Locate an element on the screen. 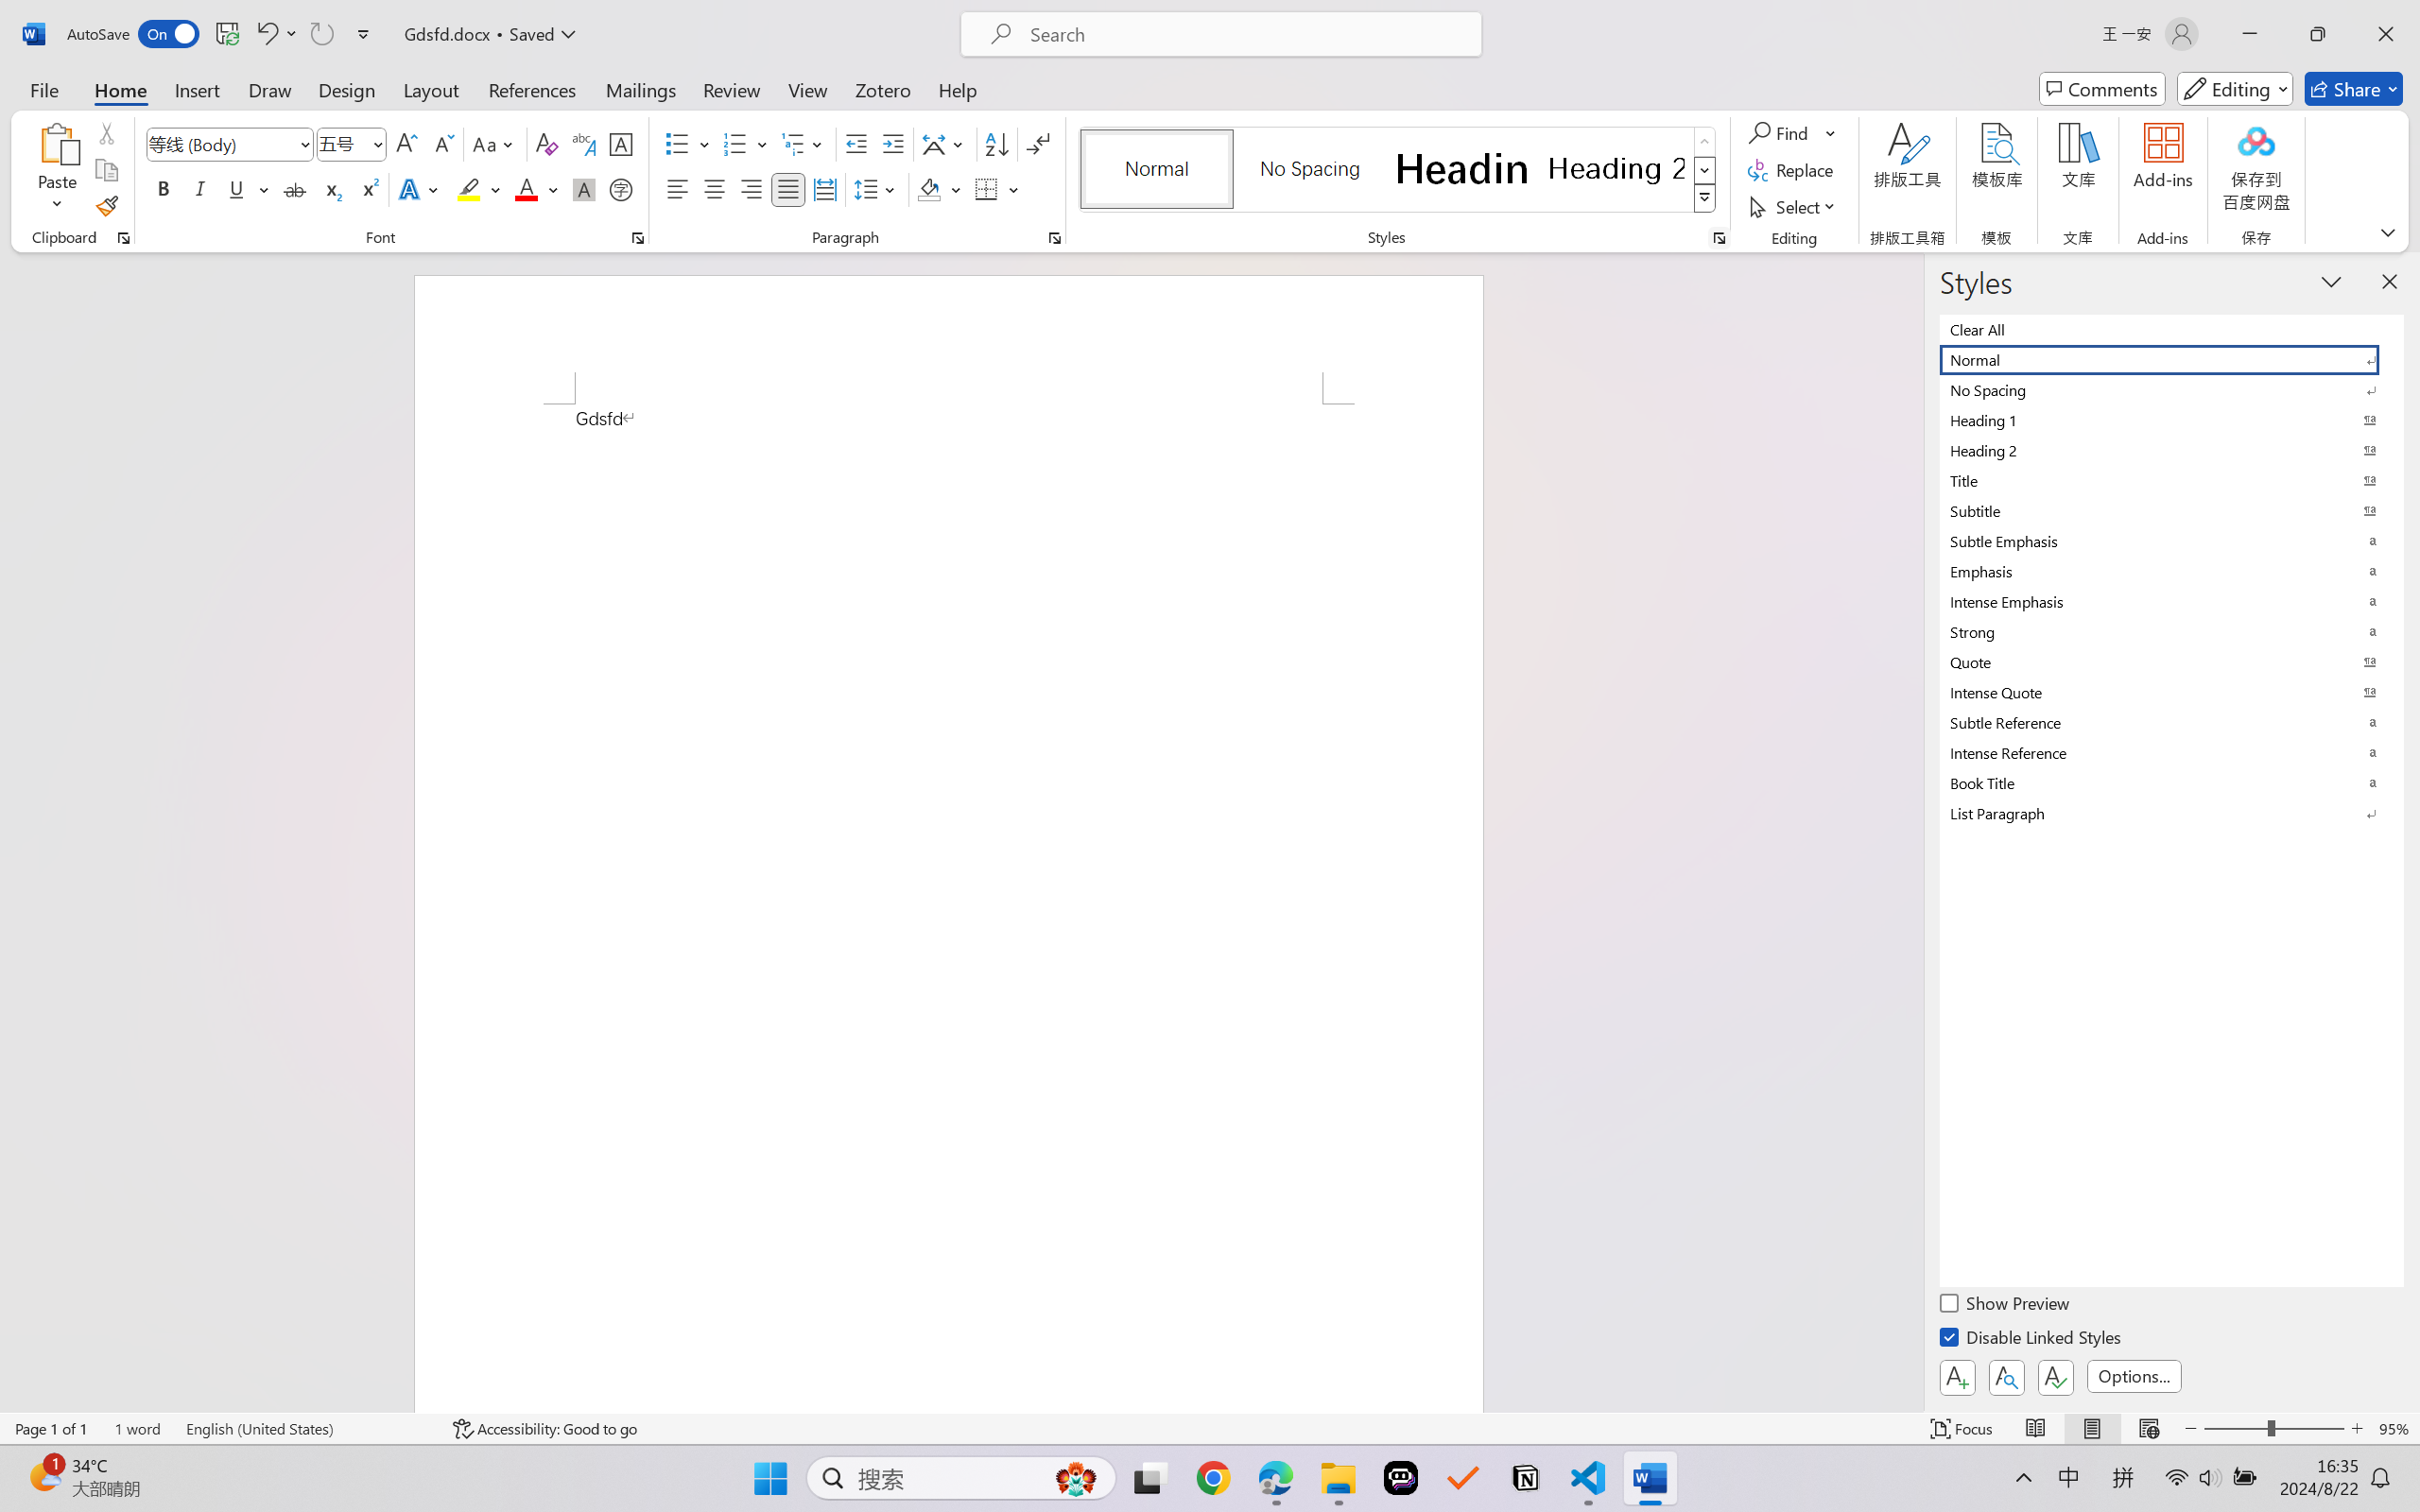 This screenshot has height=1512, width=2420. 'Task Pane Options' is located at coordinates (2331, 281).